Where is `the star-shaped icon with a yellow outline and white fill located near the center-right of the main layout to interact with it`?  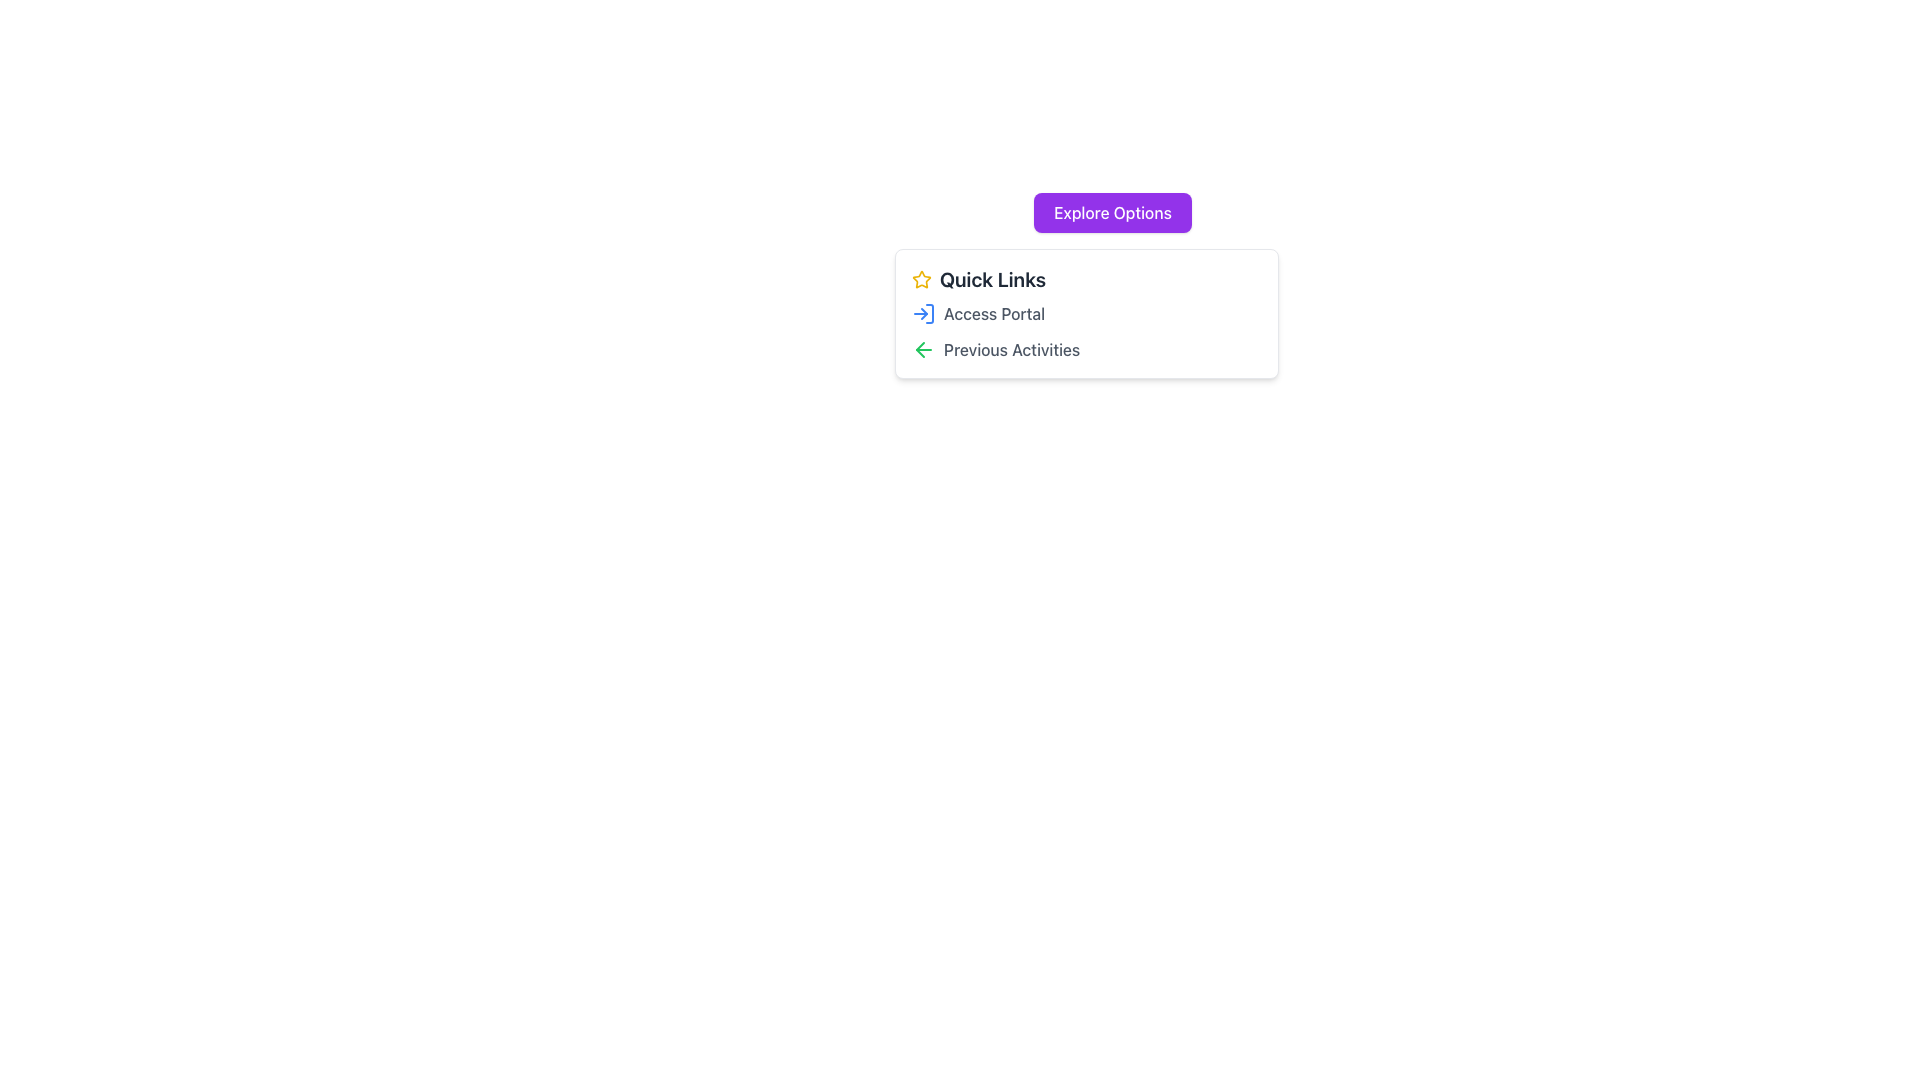 the star-shaped icon with a yellow outline and white fill located near the center-right of the main layout to interact with it is located at coordinates (920, 279).